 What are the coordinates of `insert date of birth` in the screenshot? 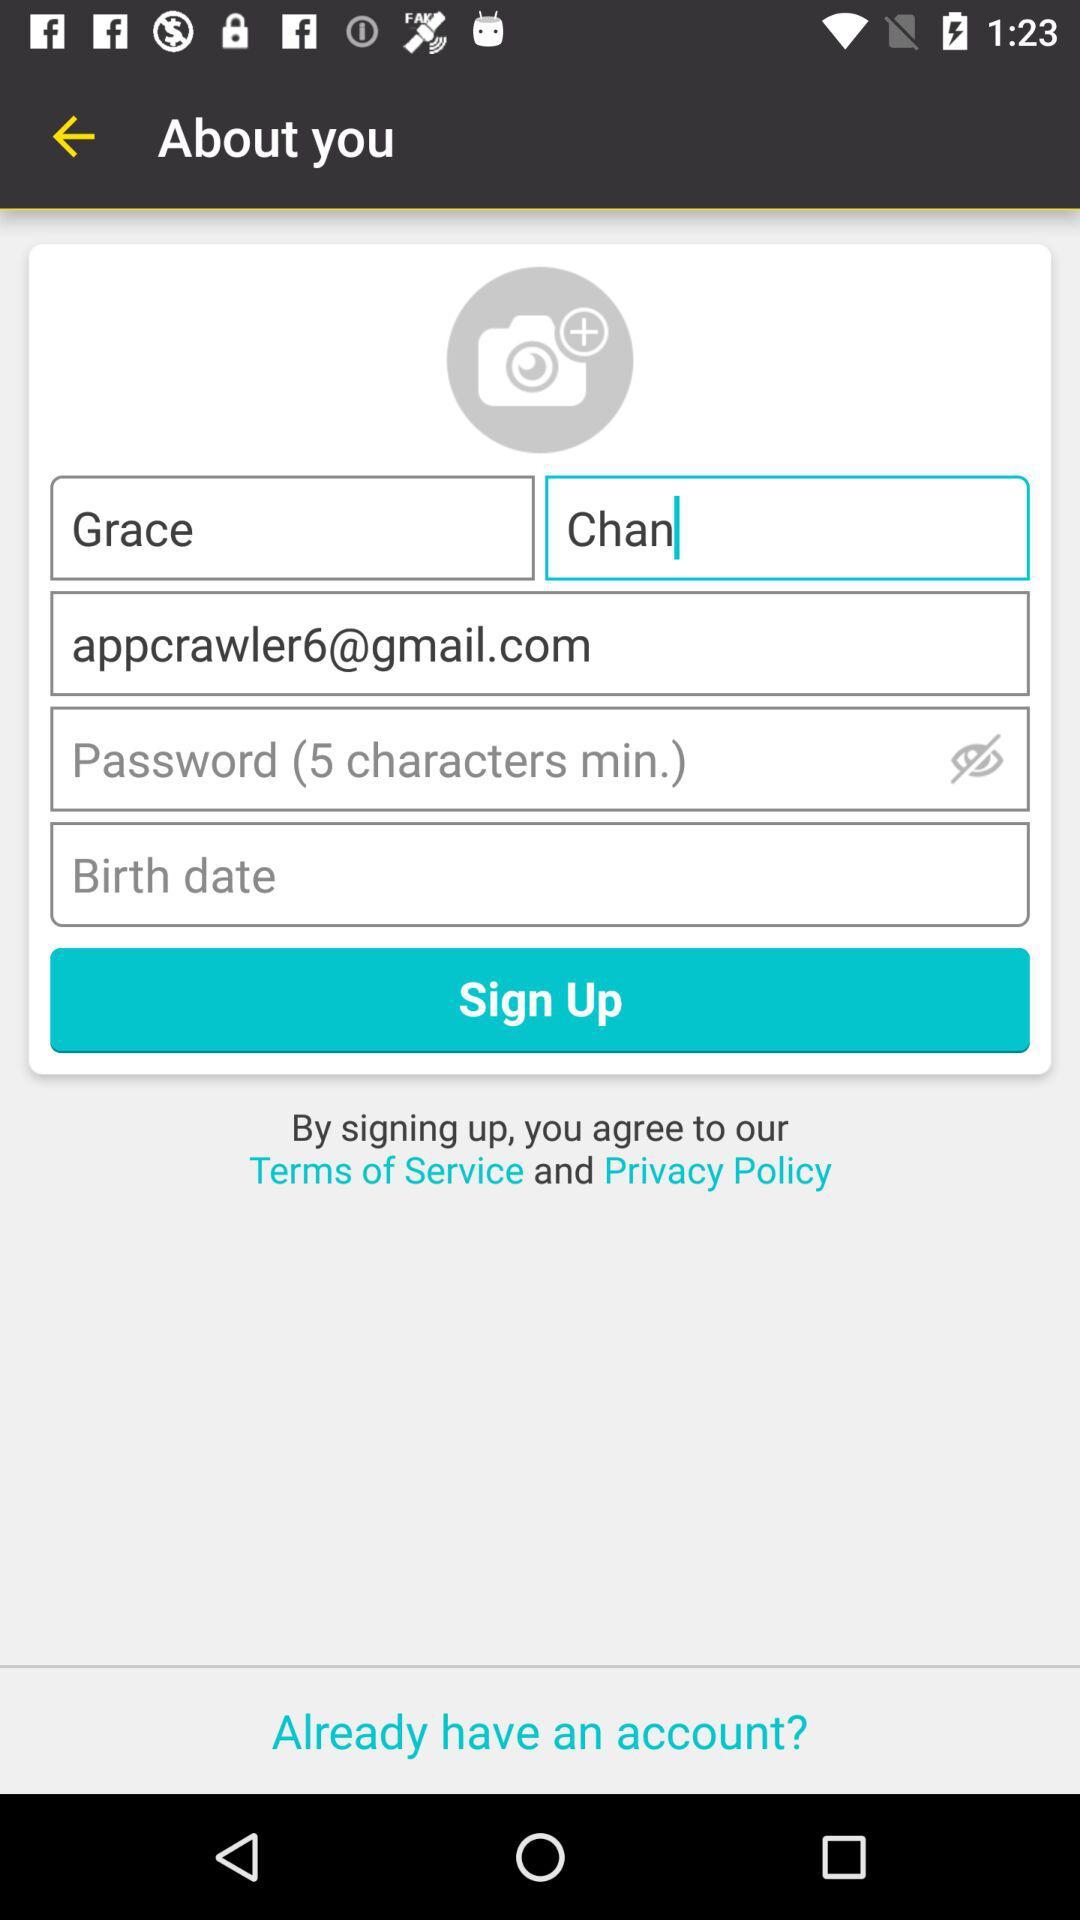 It's located at (540, 874).